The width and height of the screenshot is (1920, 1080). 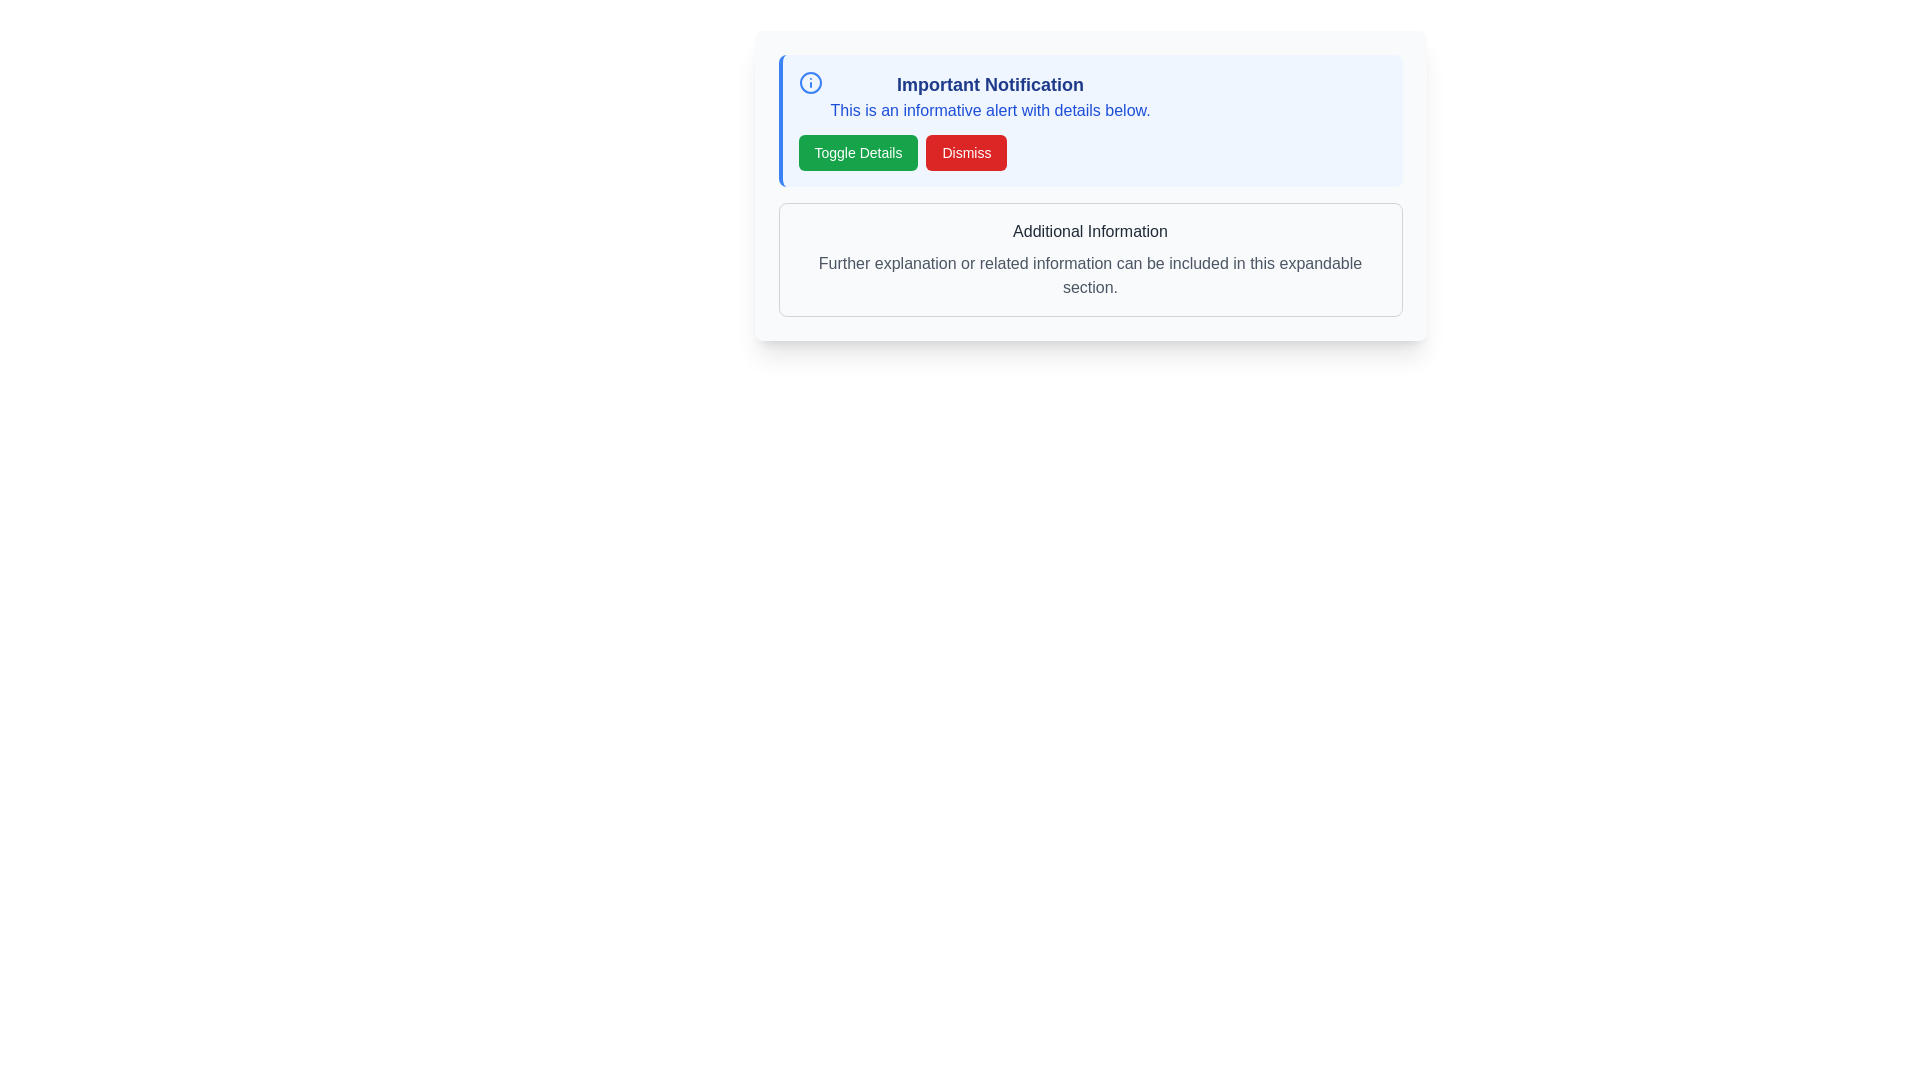 I want to click on the dismiss button located on the right-hand side of the notification panel, so click(x=966, y=152).